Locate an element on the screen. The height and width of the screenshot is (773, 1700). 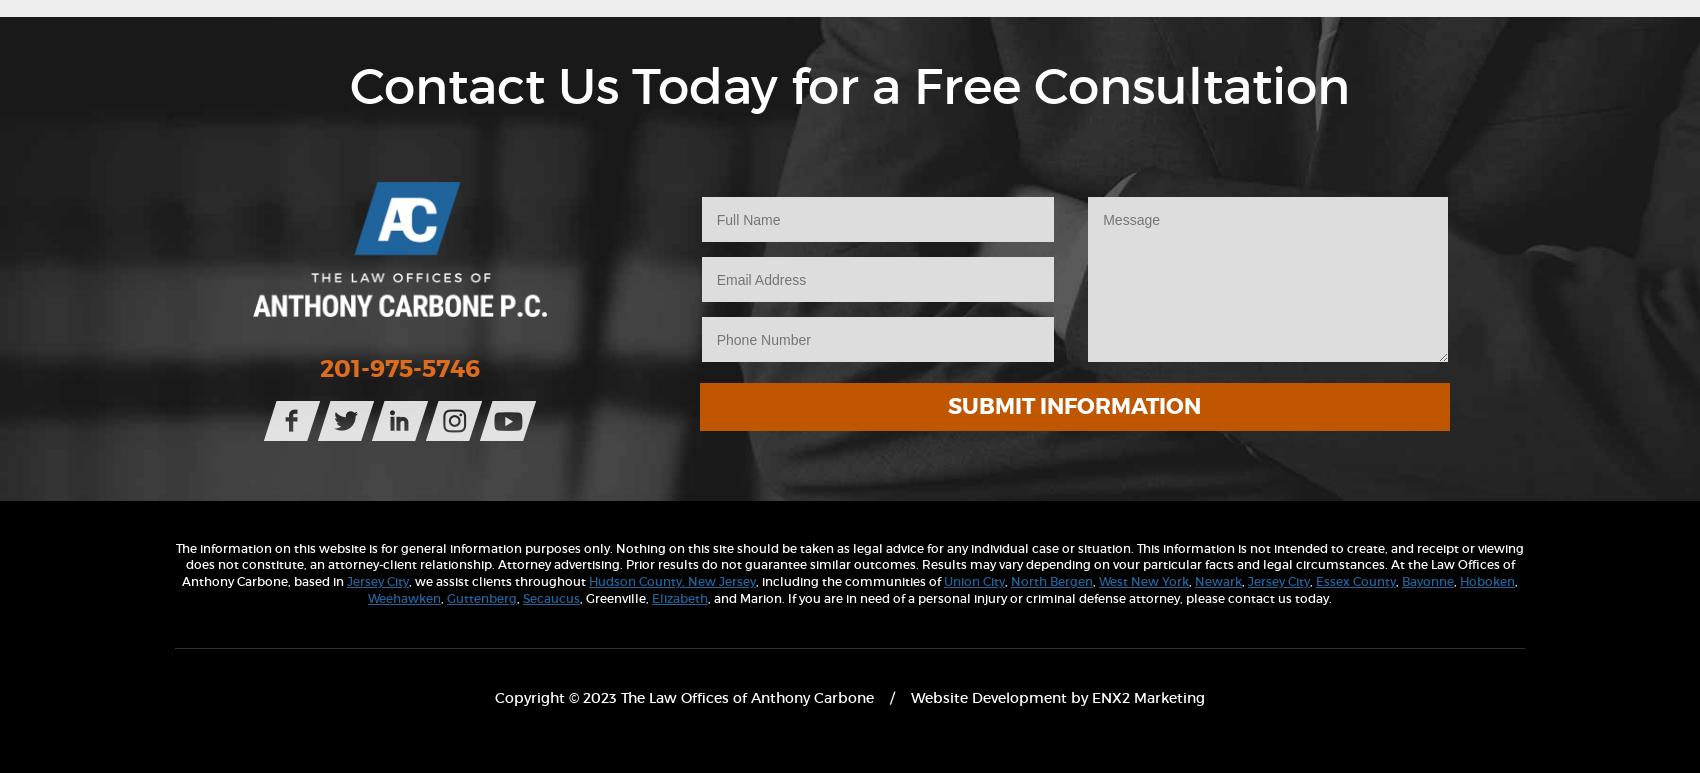
'Connect with us on Twitter!' is located at coordinates (470, 408).